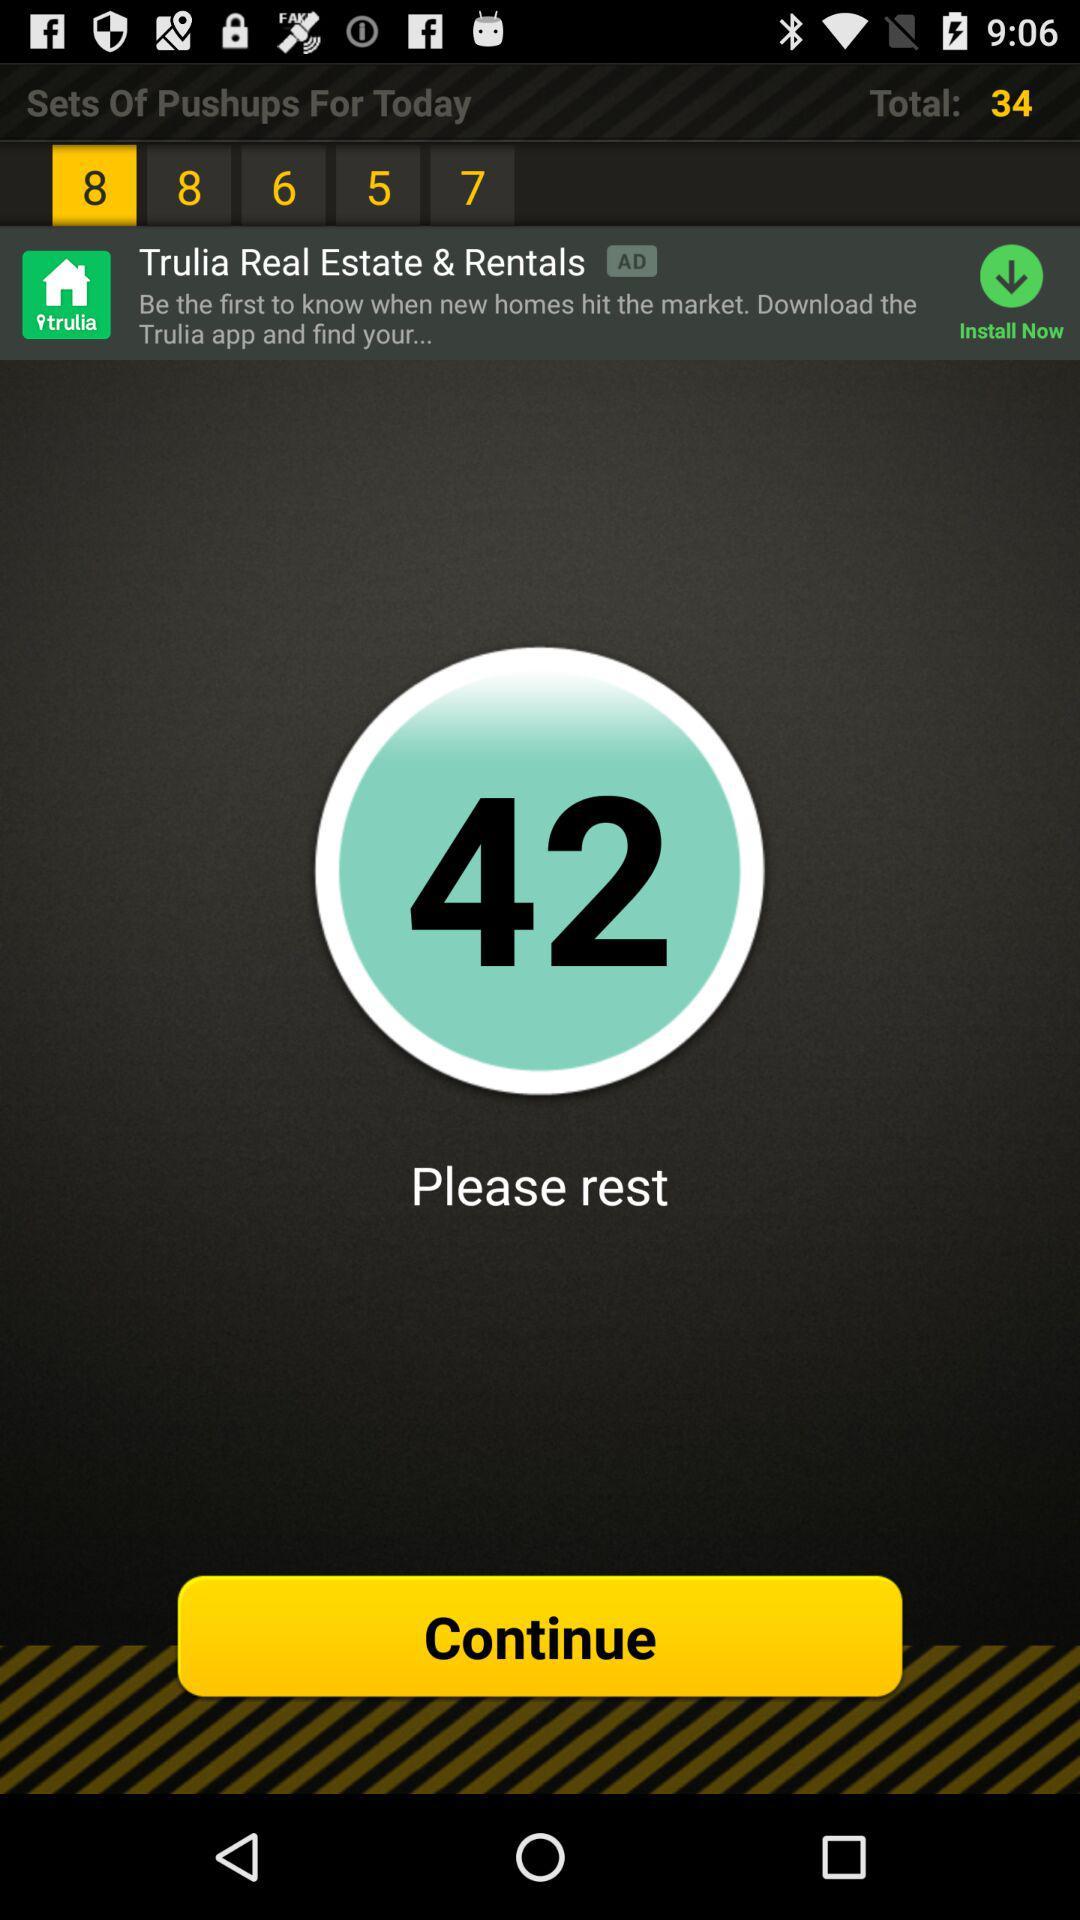 The height and width of the screenshot is (1920, 1080). I want to click on the item to the left of install now icon, so click(537, 317).